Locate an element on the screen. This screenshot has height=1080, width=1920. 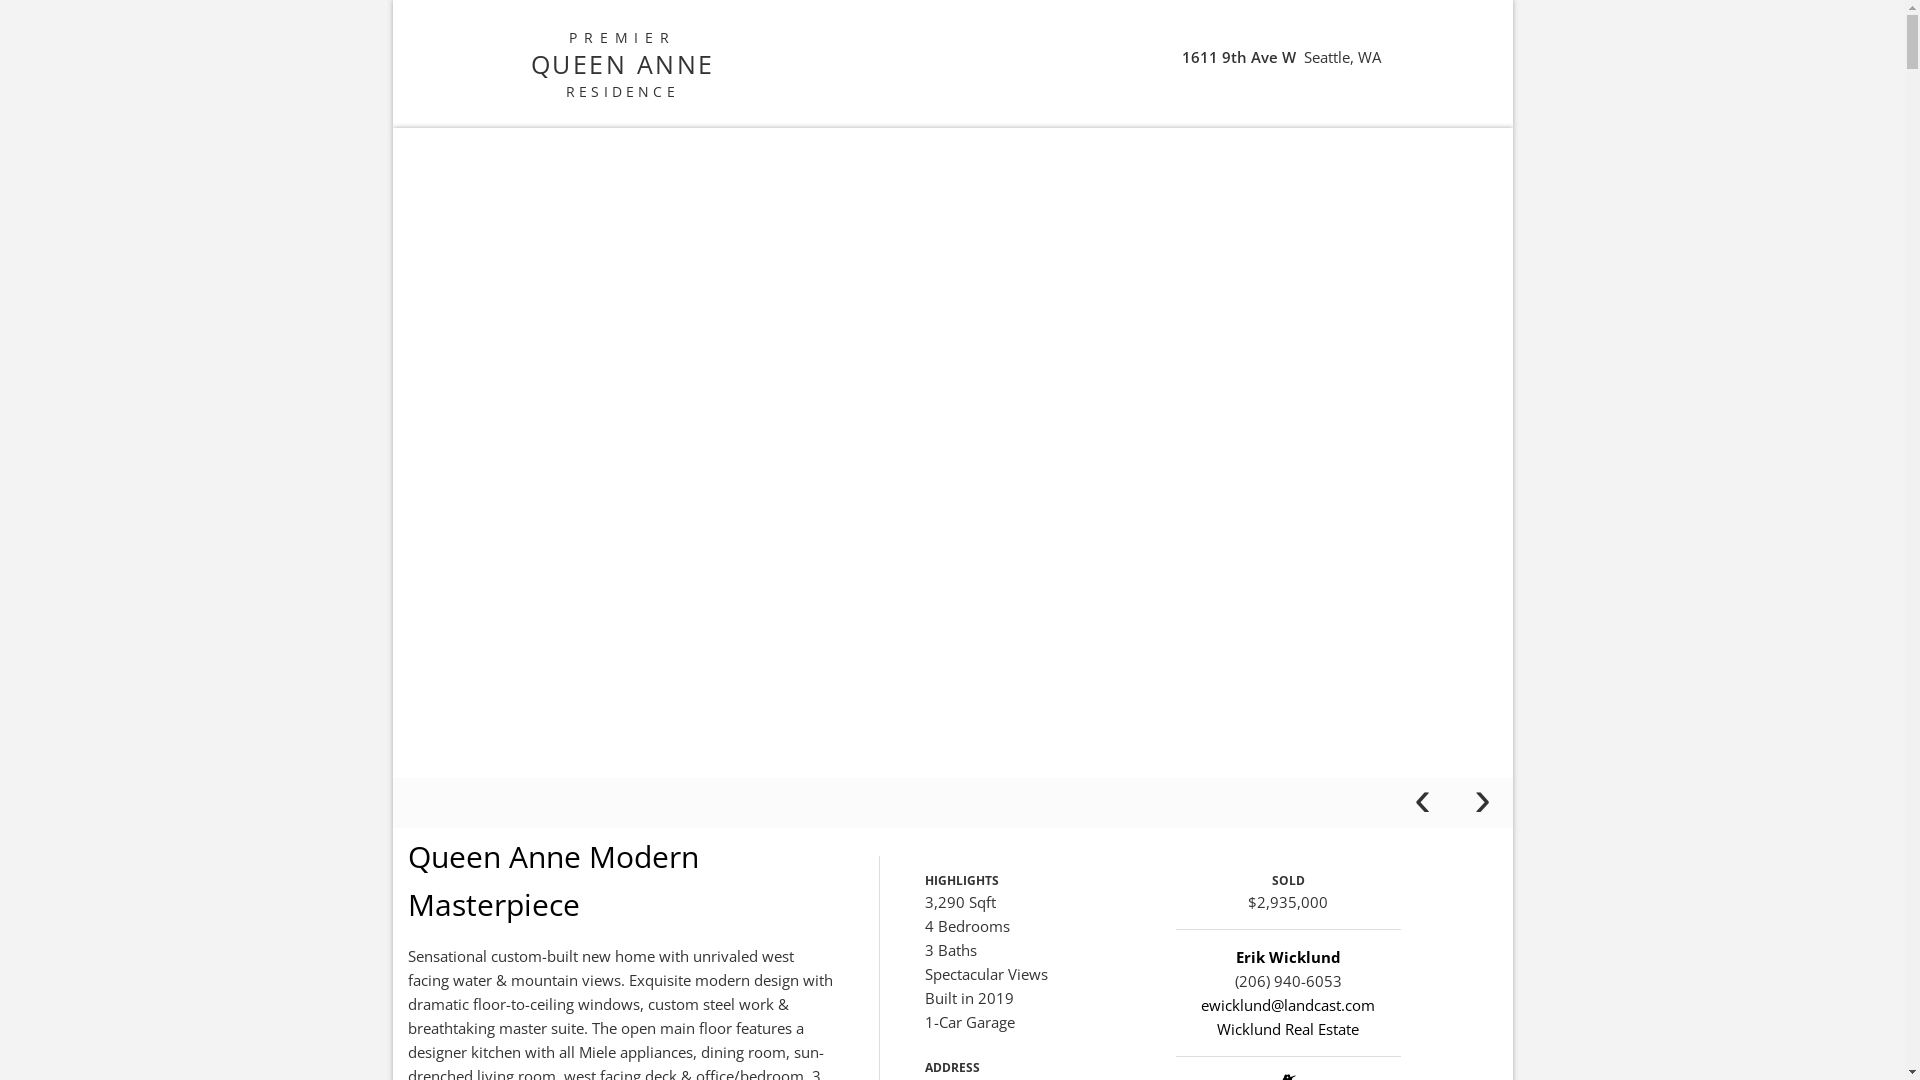
'Wicklund Real Estate' is located at coordinates (1287, 1029).